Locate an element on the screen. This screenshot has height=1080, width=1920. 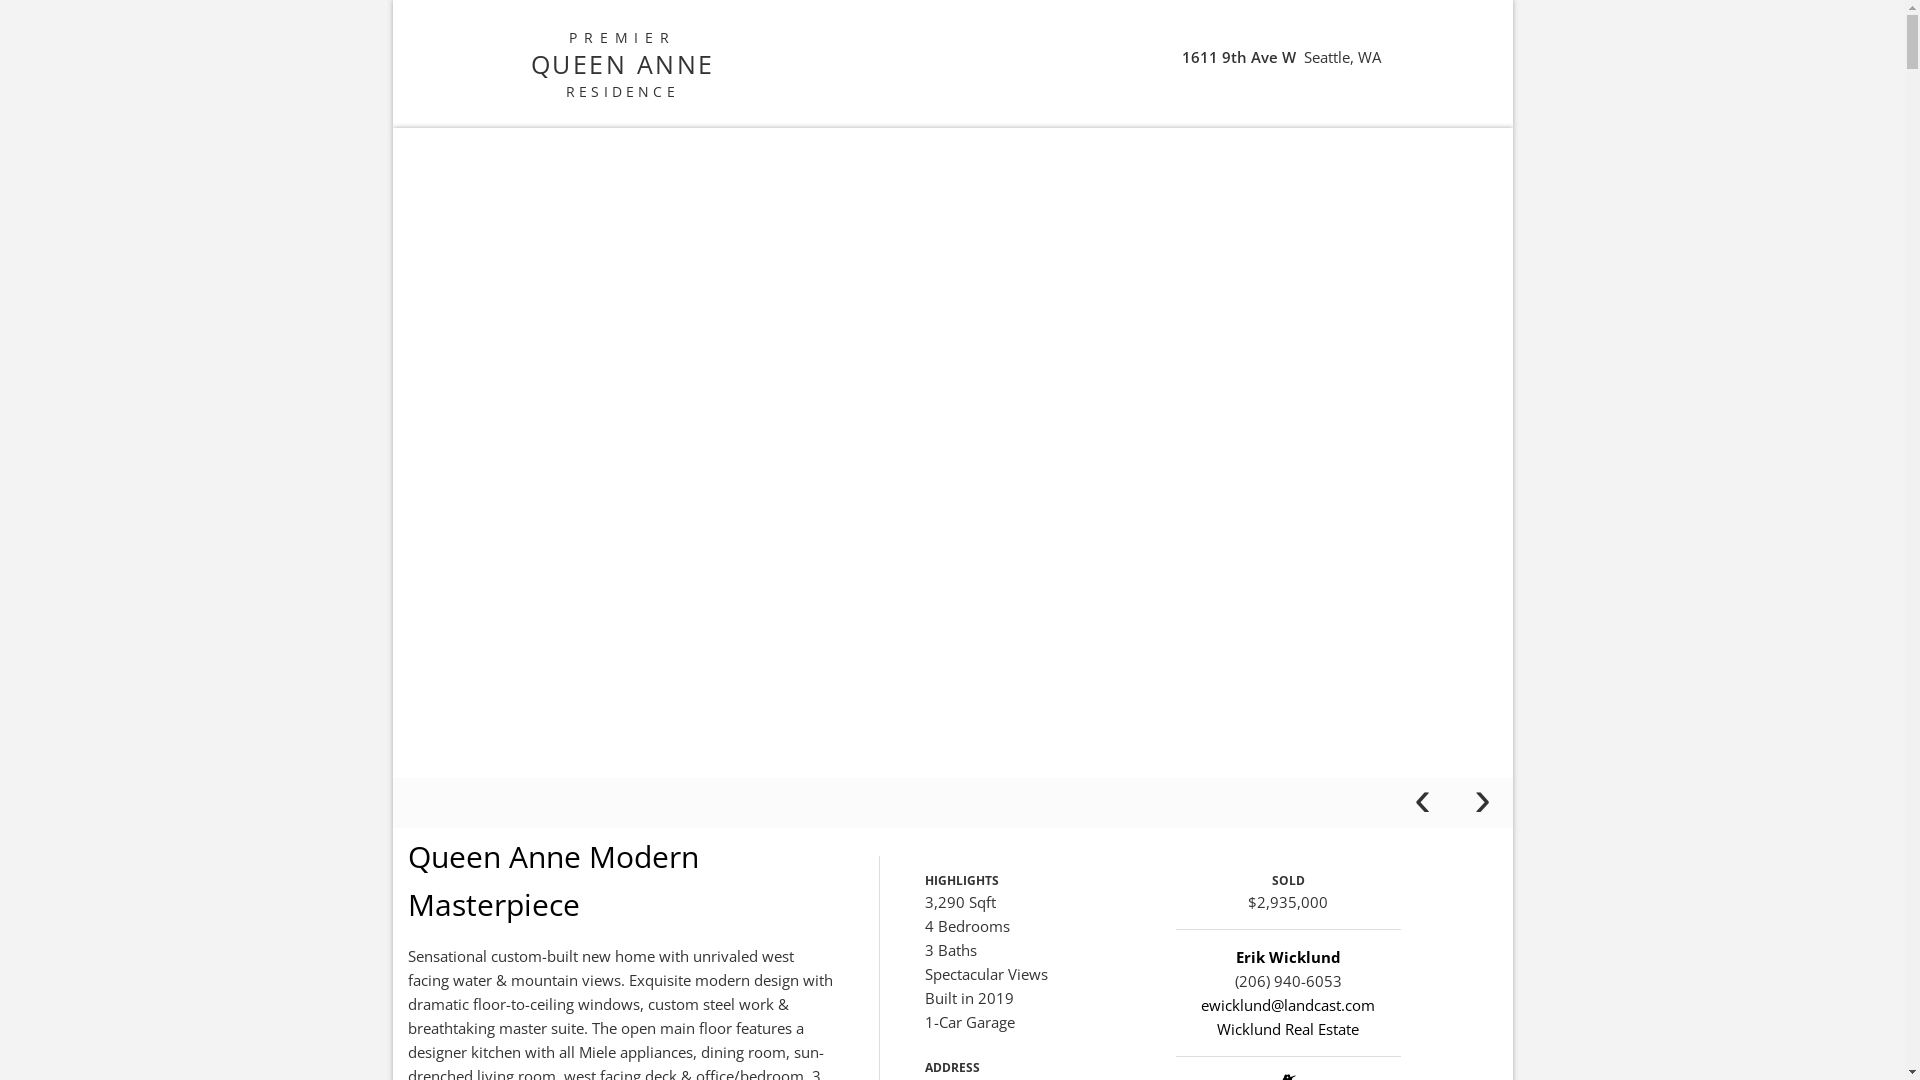
'Wicklund Real Estate' is located at coordinates (1287, 1029).